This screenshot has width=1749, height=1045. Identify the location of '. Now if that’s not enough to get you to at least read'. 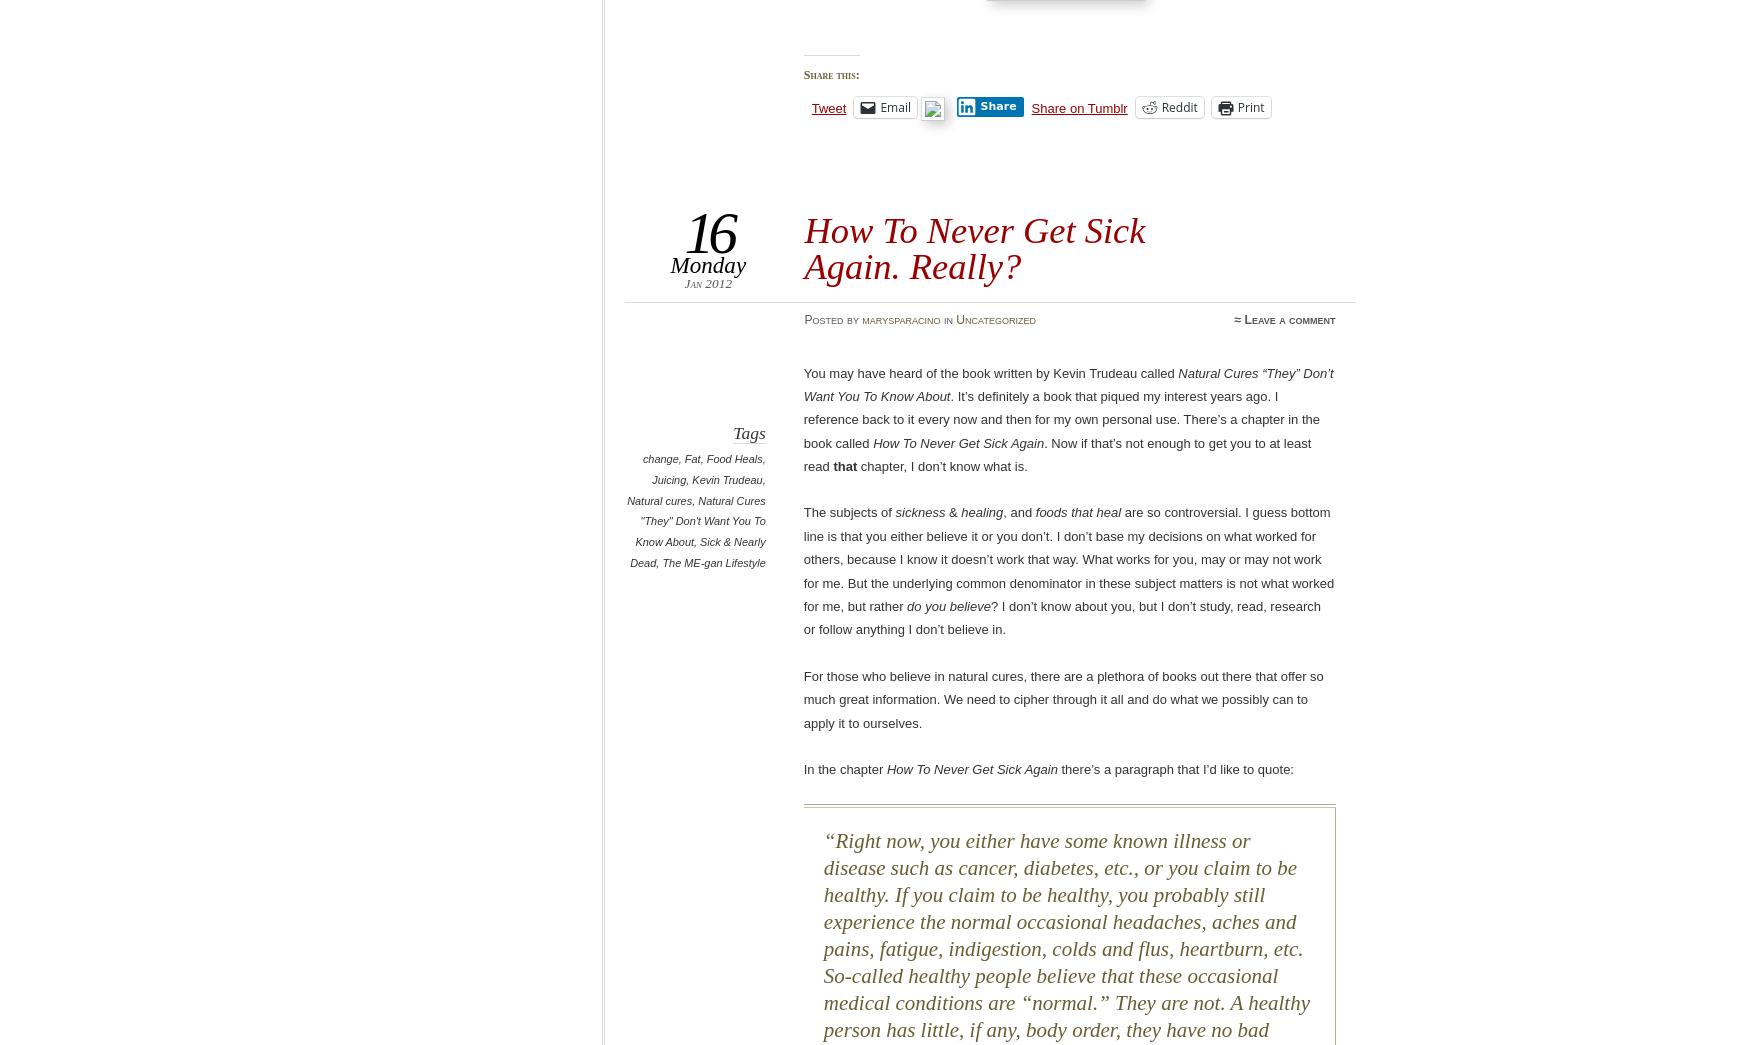
(1056, 454).